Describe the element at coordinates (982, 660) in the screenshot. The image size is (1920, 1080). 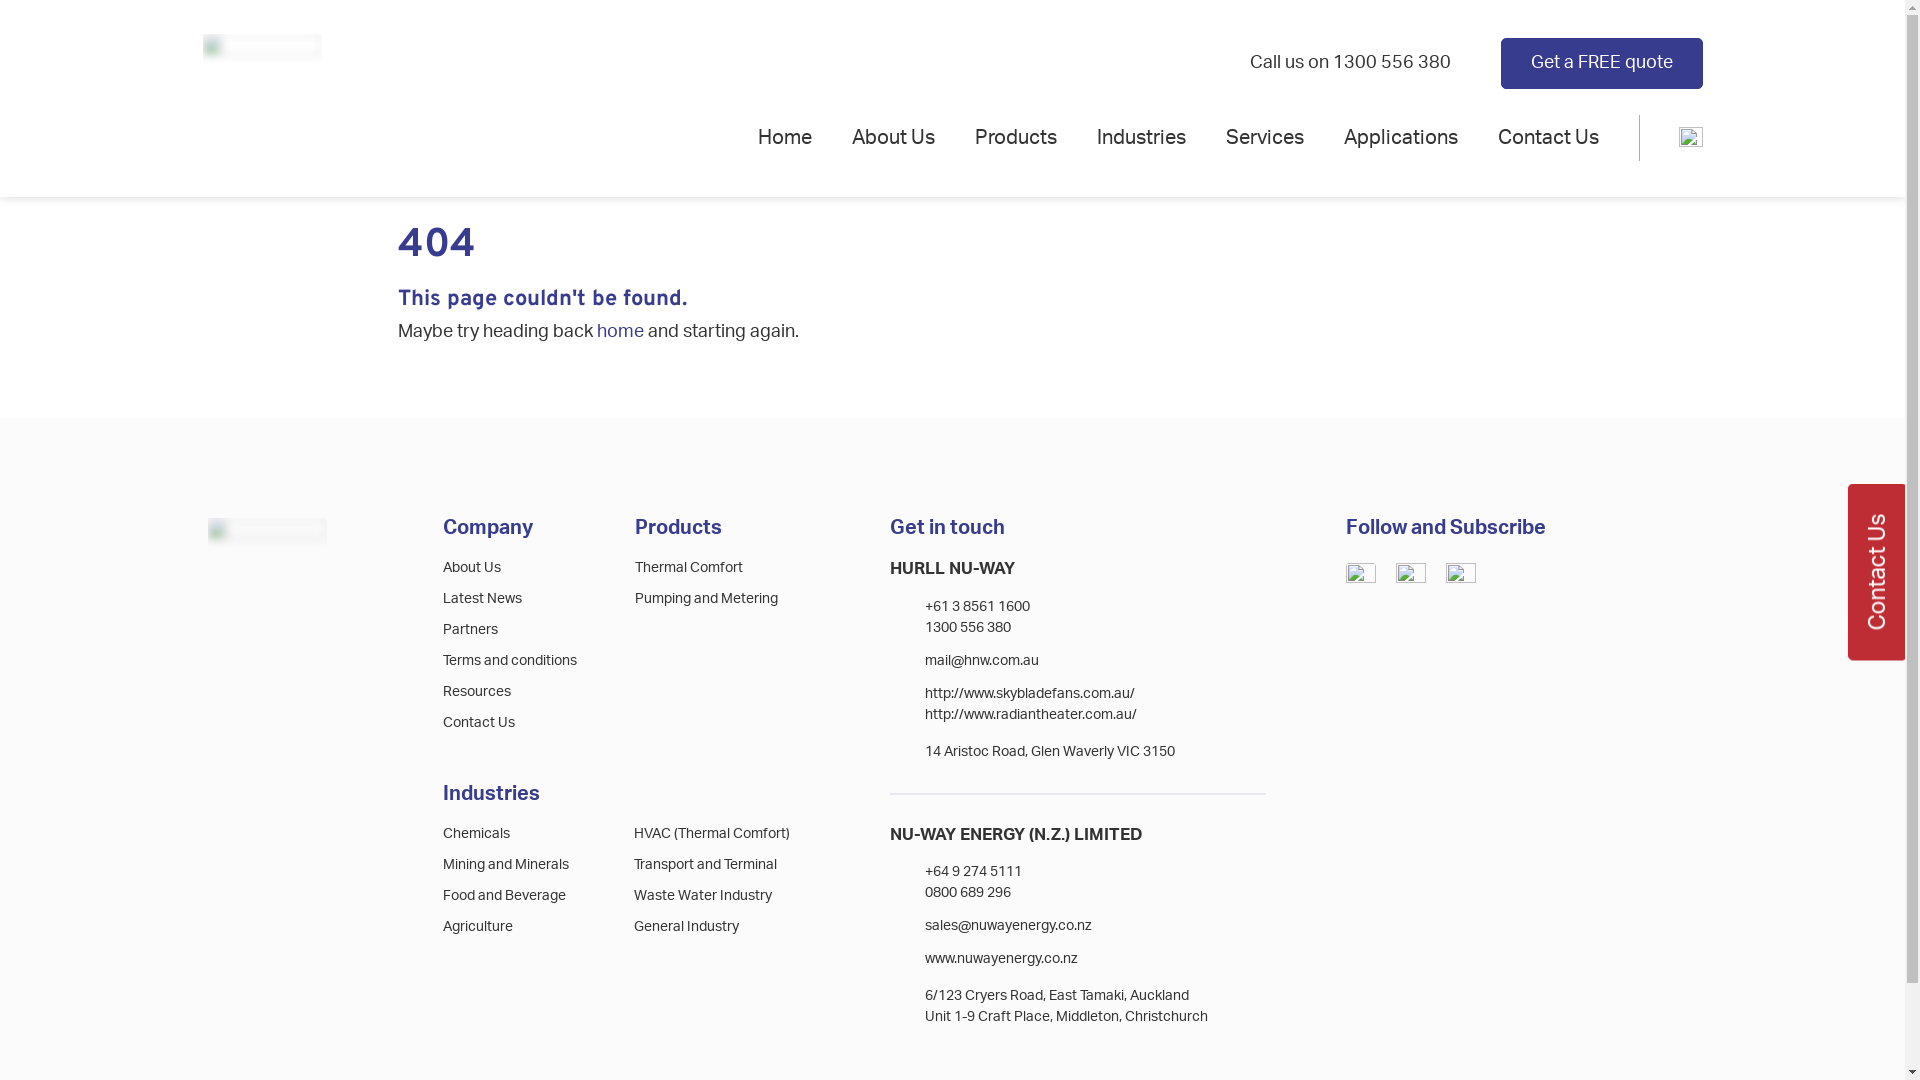
I see `'mail@hnw.com.au'` at that location.